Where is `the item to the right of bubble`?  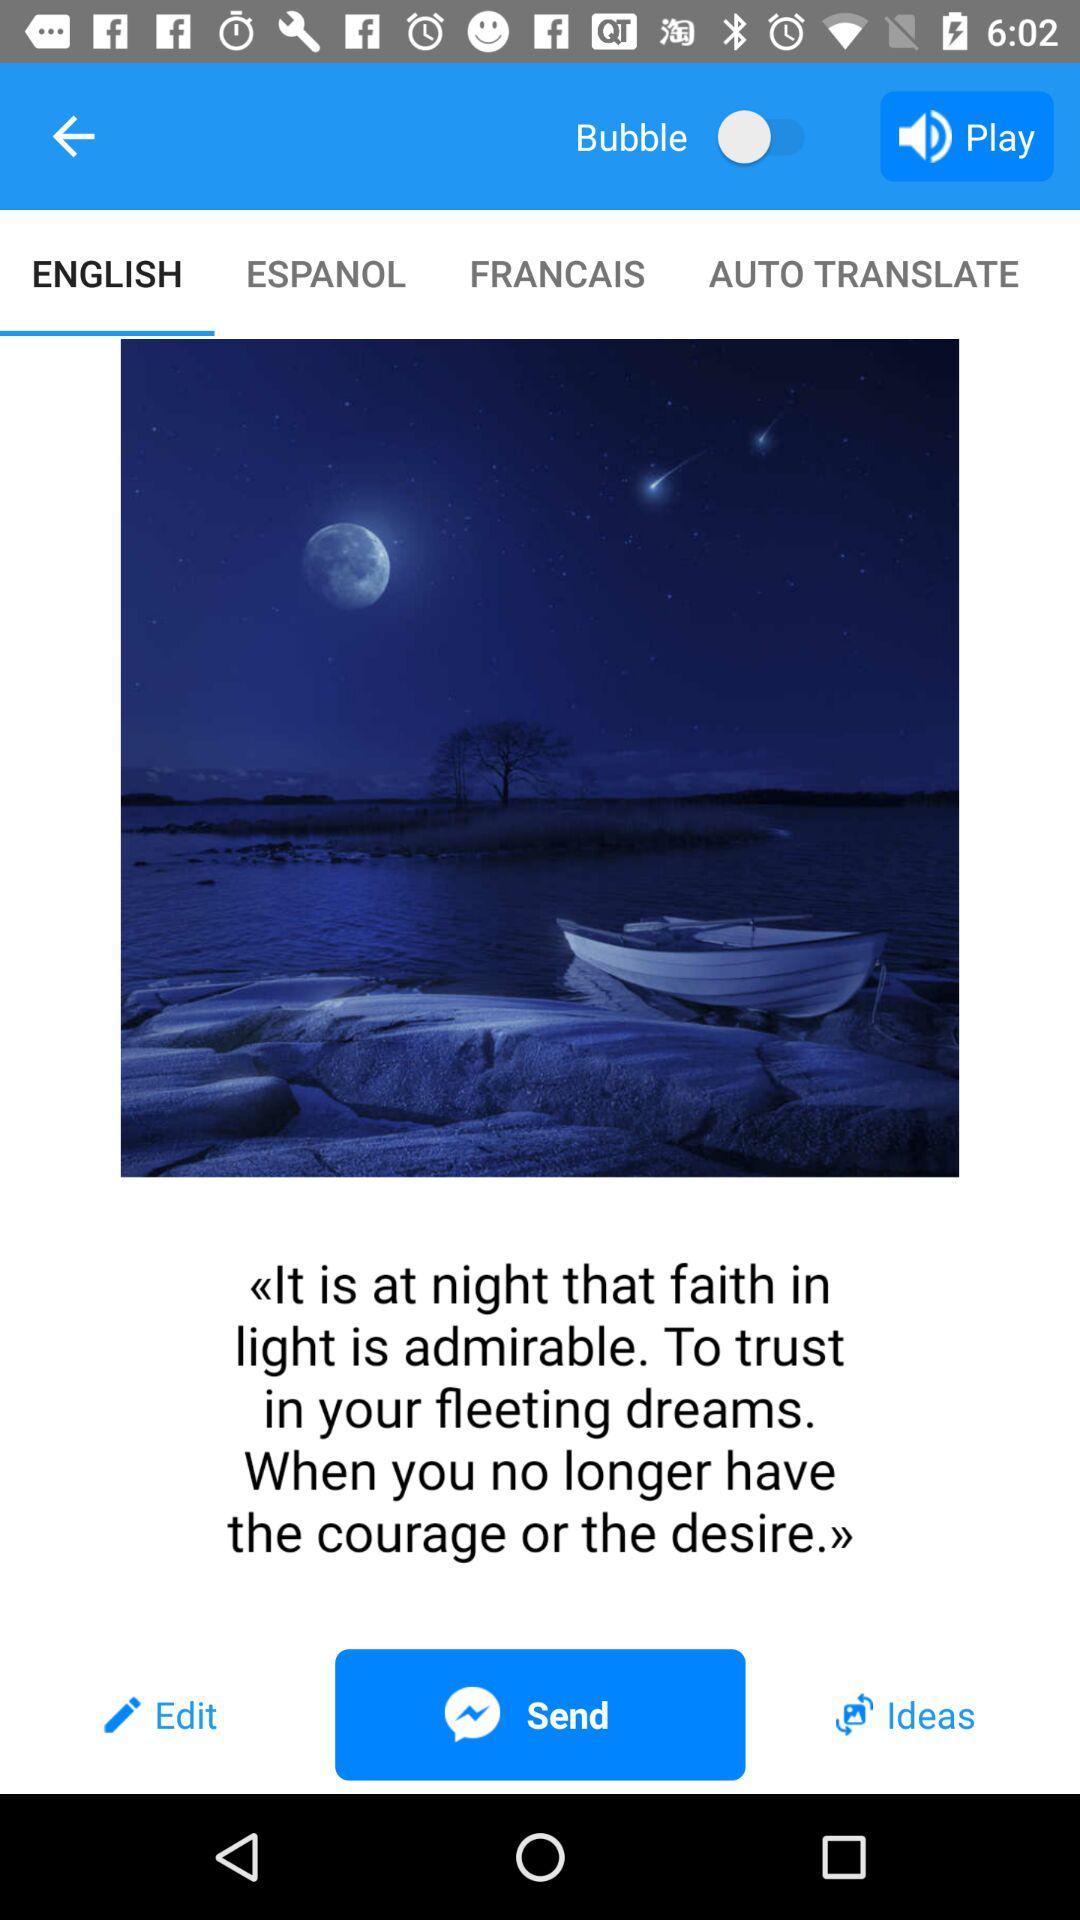
the item to the right of bubble is located at coordinates (770, 135).